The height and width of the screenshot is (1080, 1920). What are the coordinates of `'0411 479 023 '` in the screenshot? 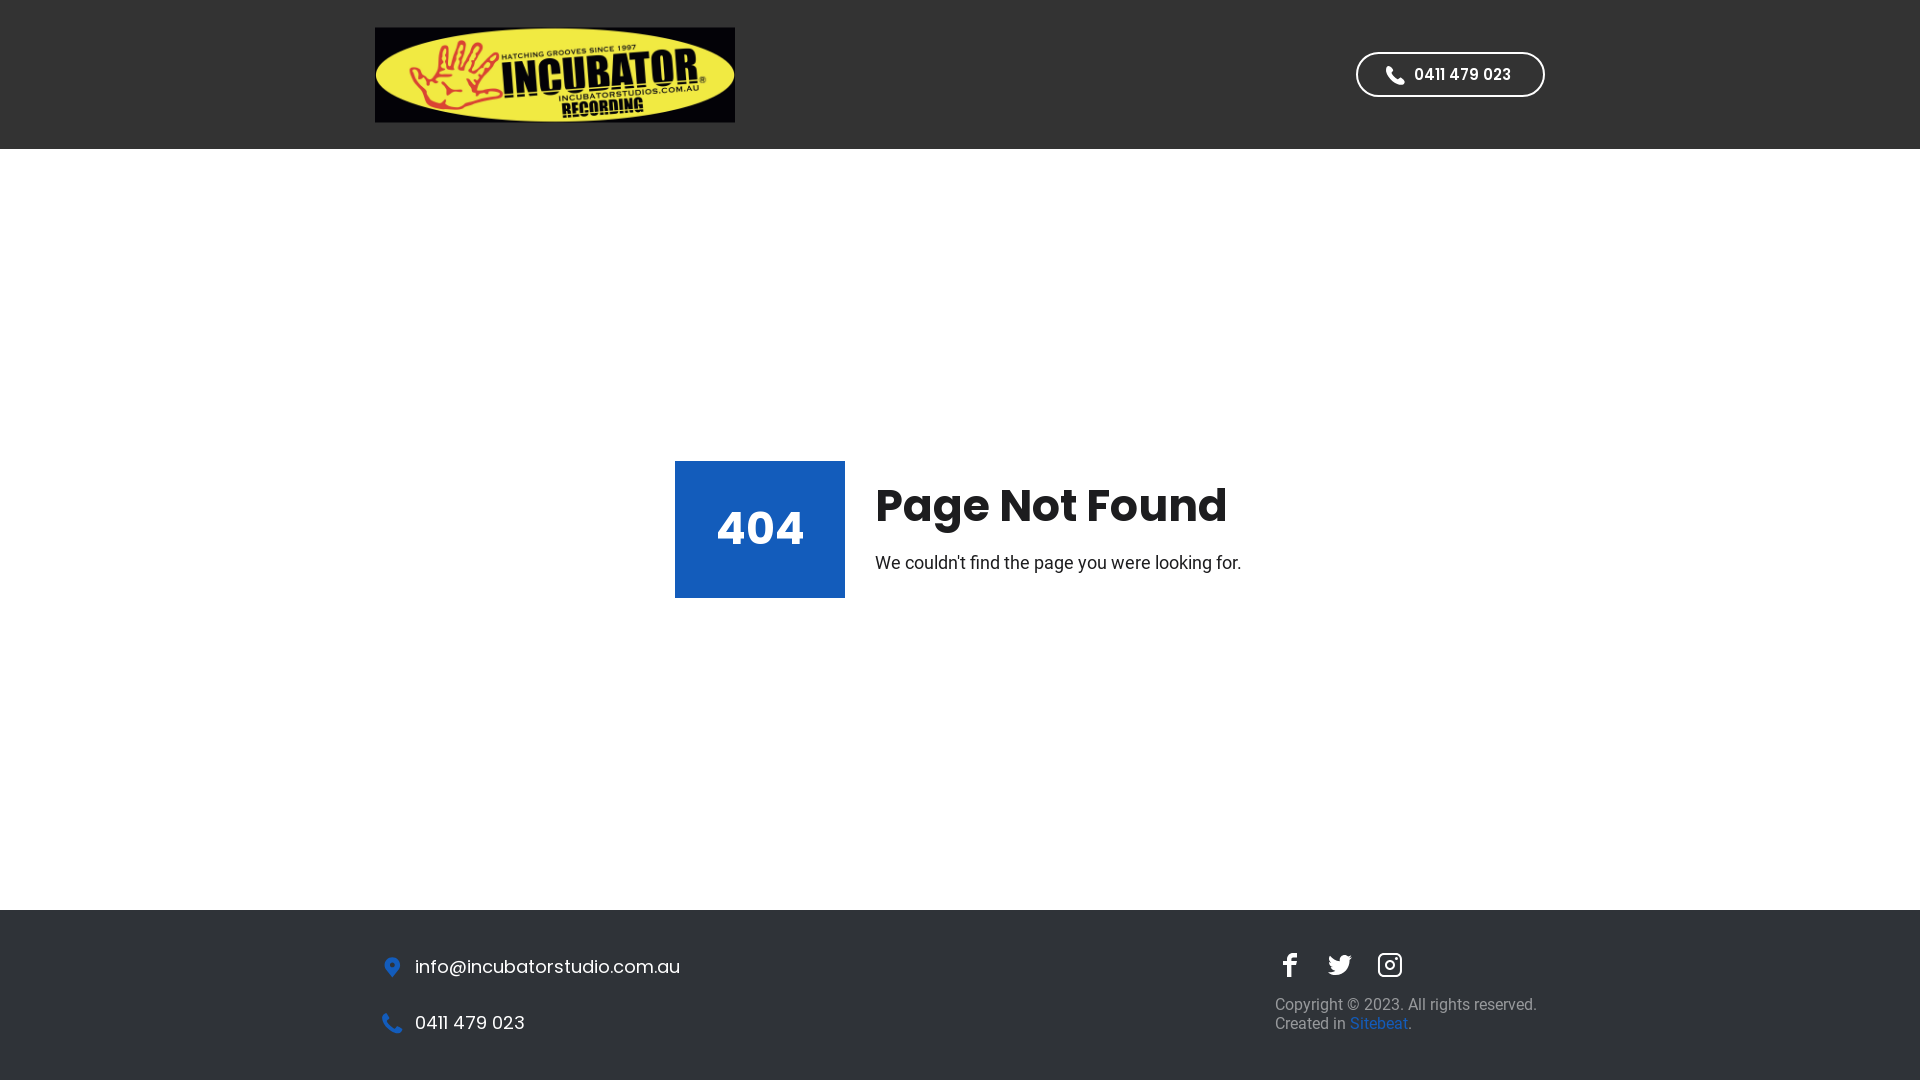 It's located at (1450, 73).